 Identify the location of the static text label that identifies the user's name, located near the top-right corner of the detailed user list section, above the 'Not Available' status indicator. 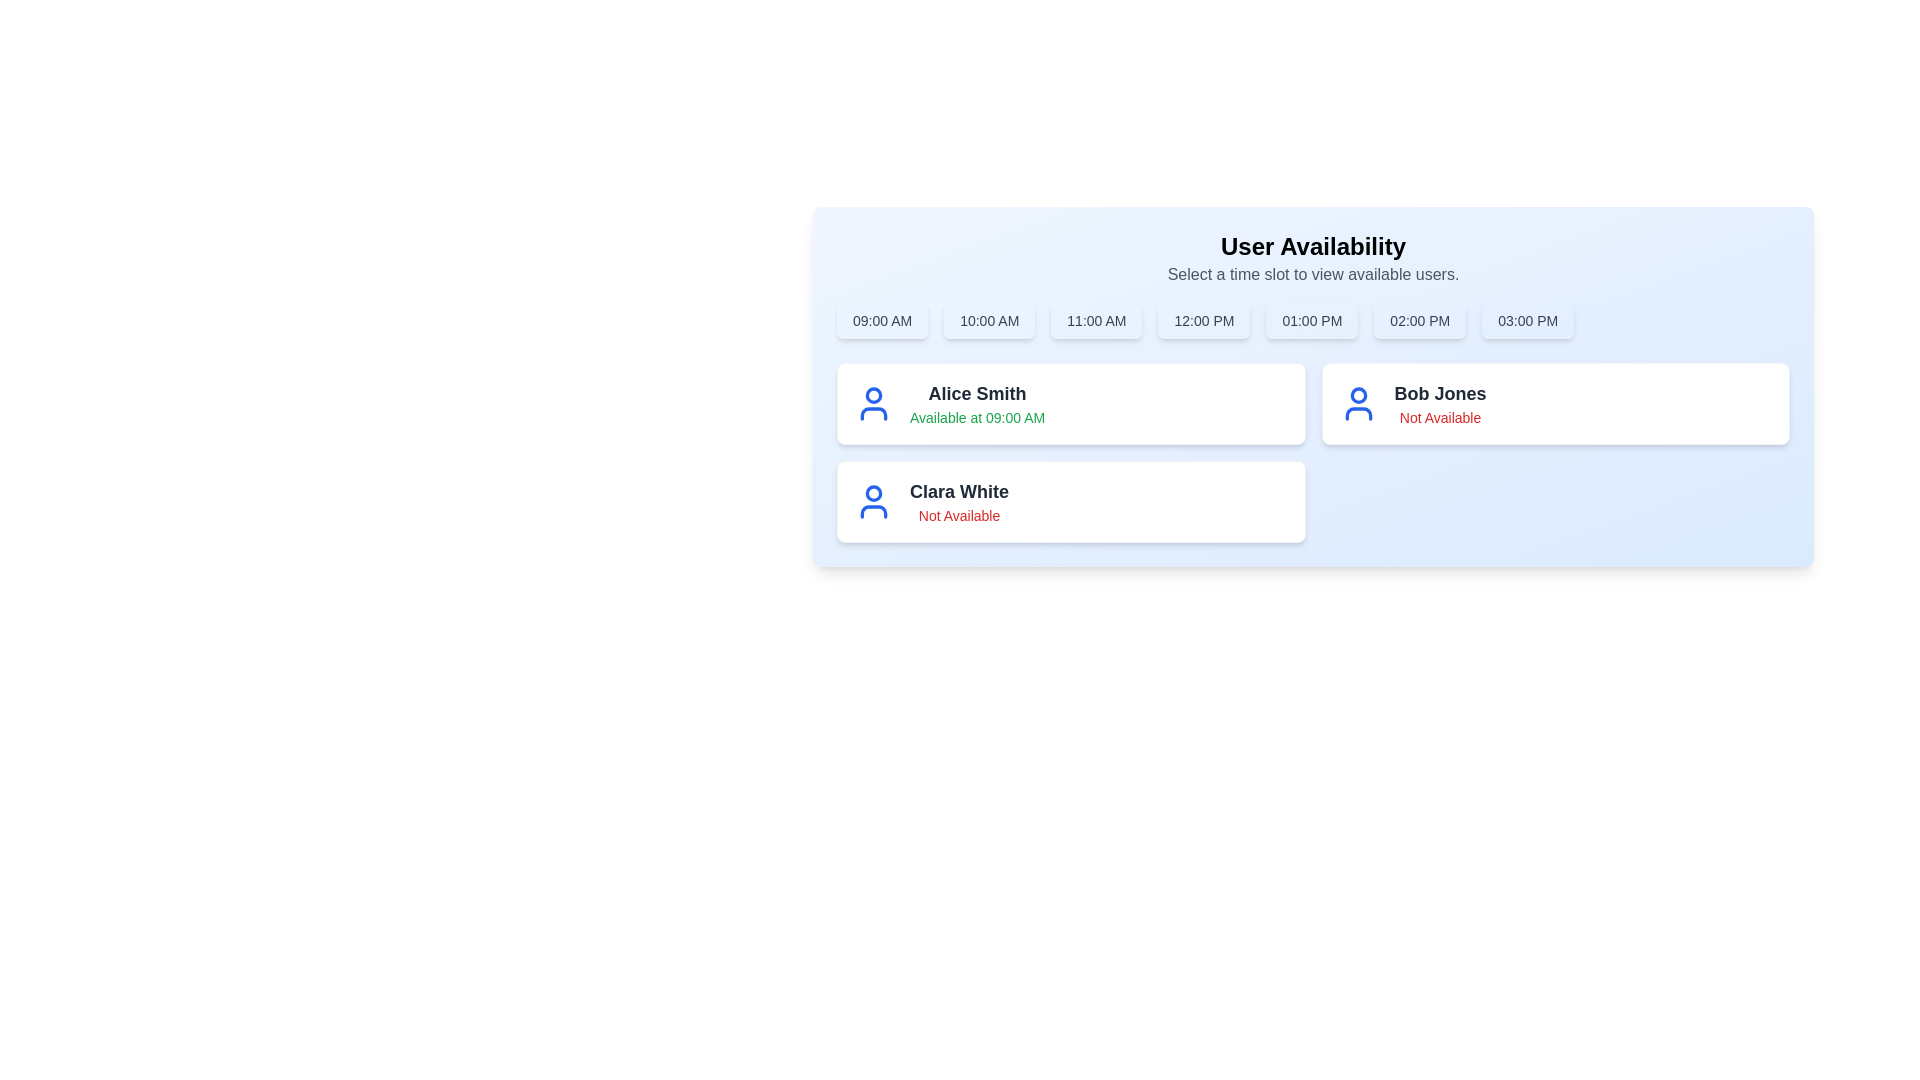
(1440, 393).